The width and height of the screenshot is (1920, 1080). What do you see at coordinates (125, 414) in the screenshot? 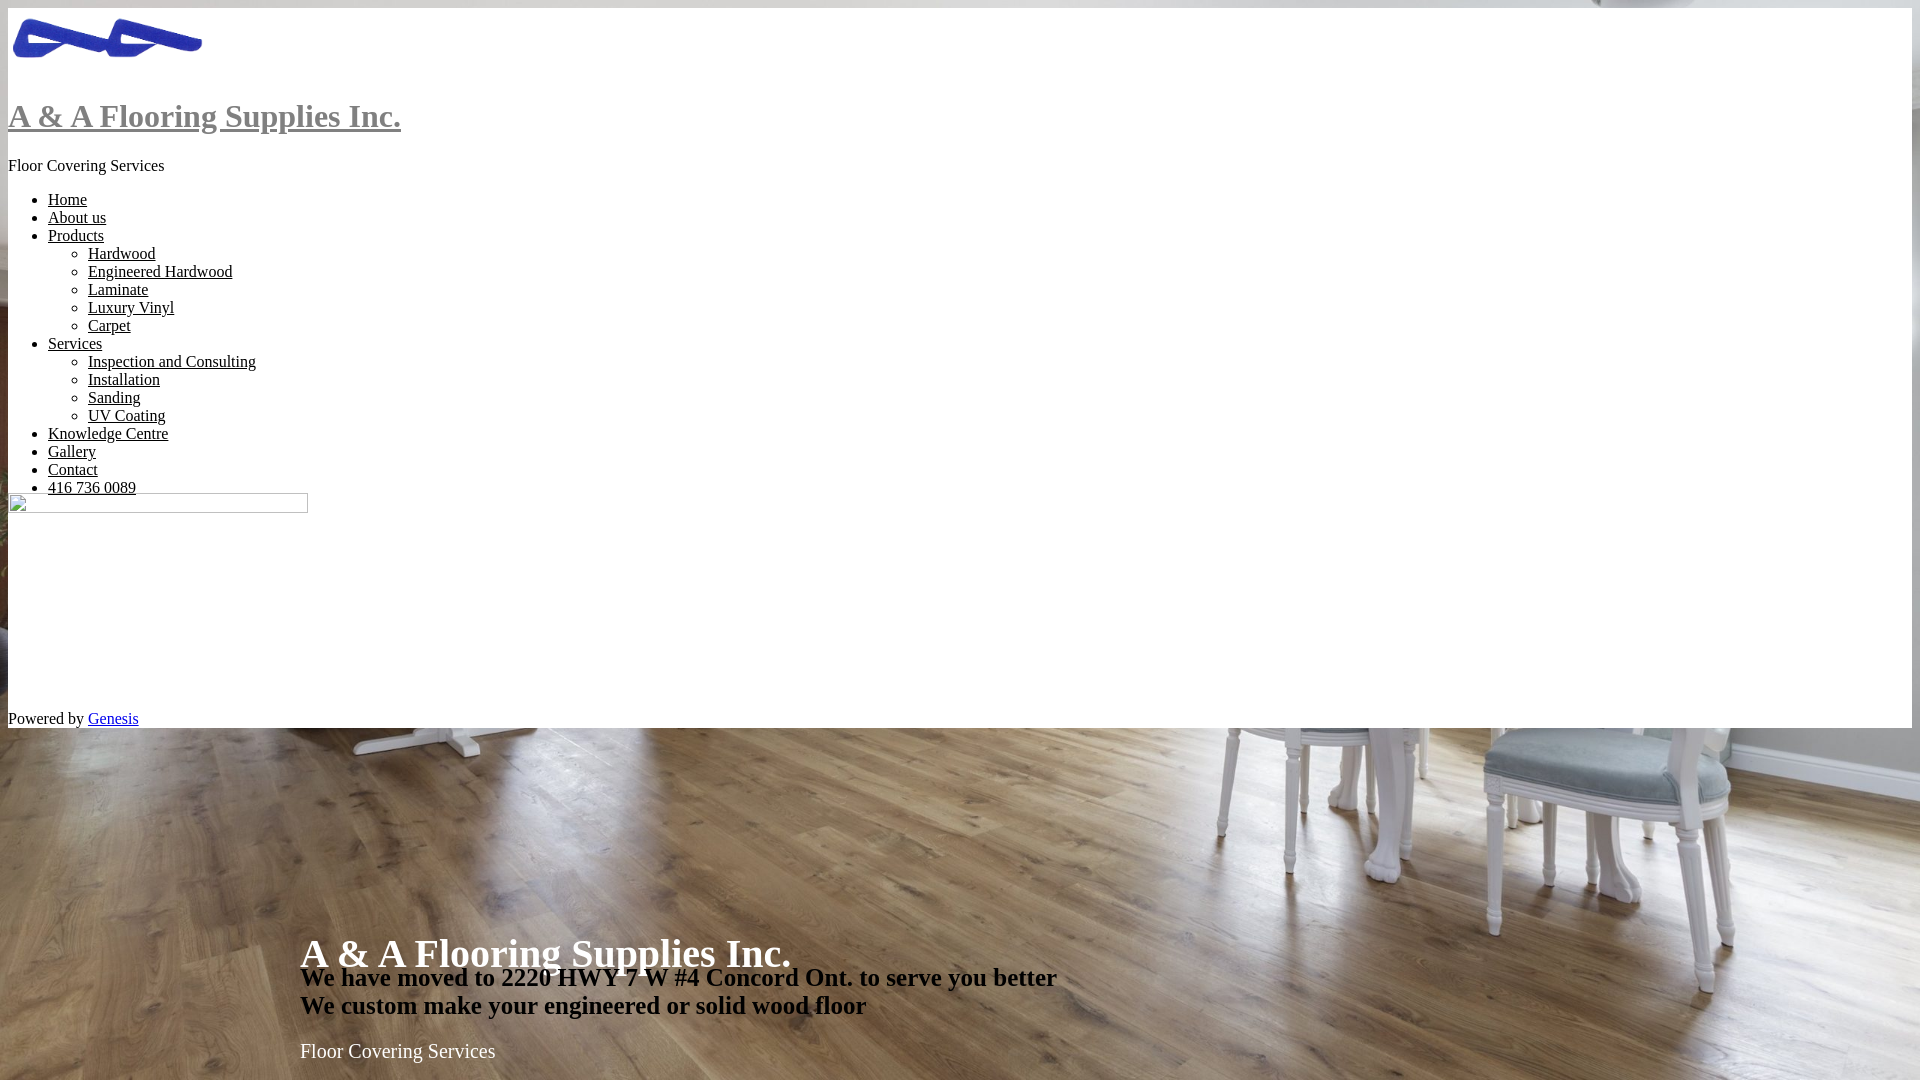
I see `'UV Coating'` at bounding box center [125, 414].